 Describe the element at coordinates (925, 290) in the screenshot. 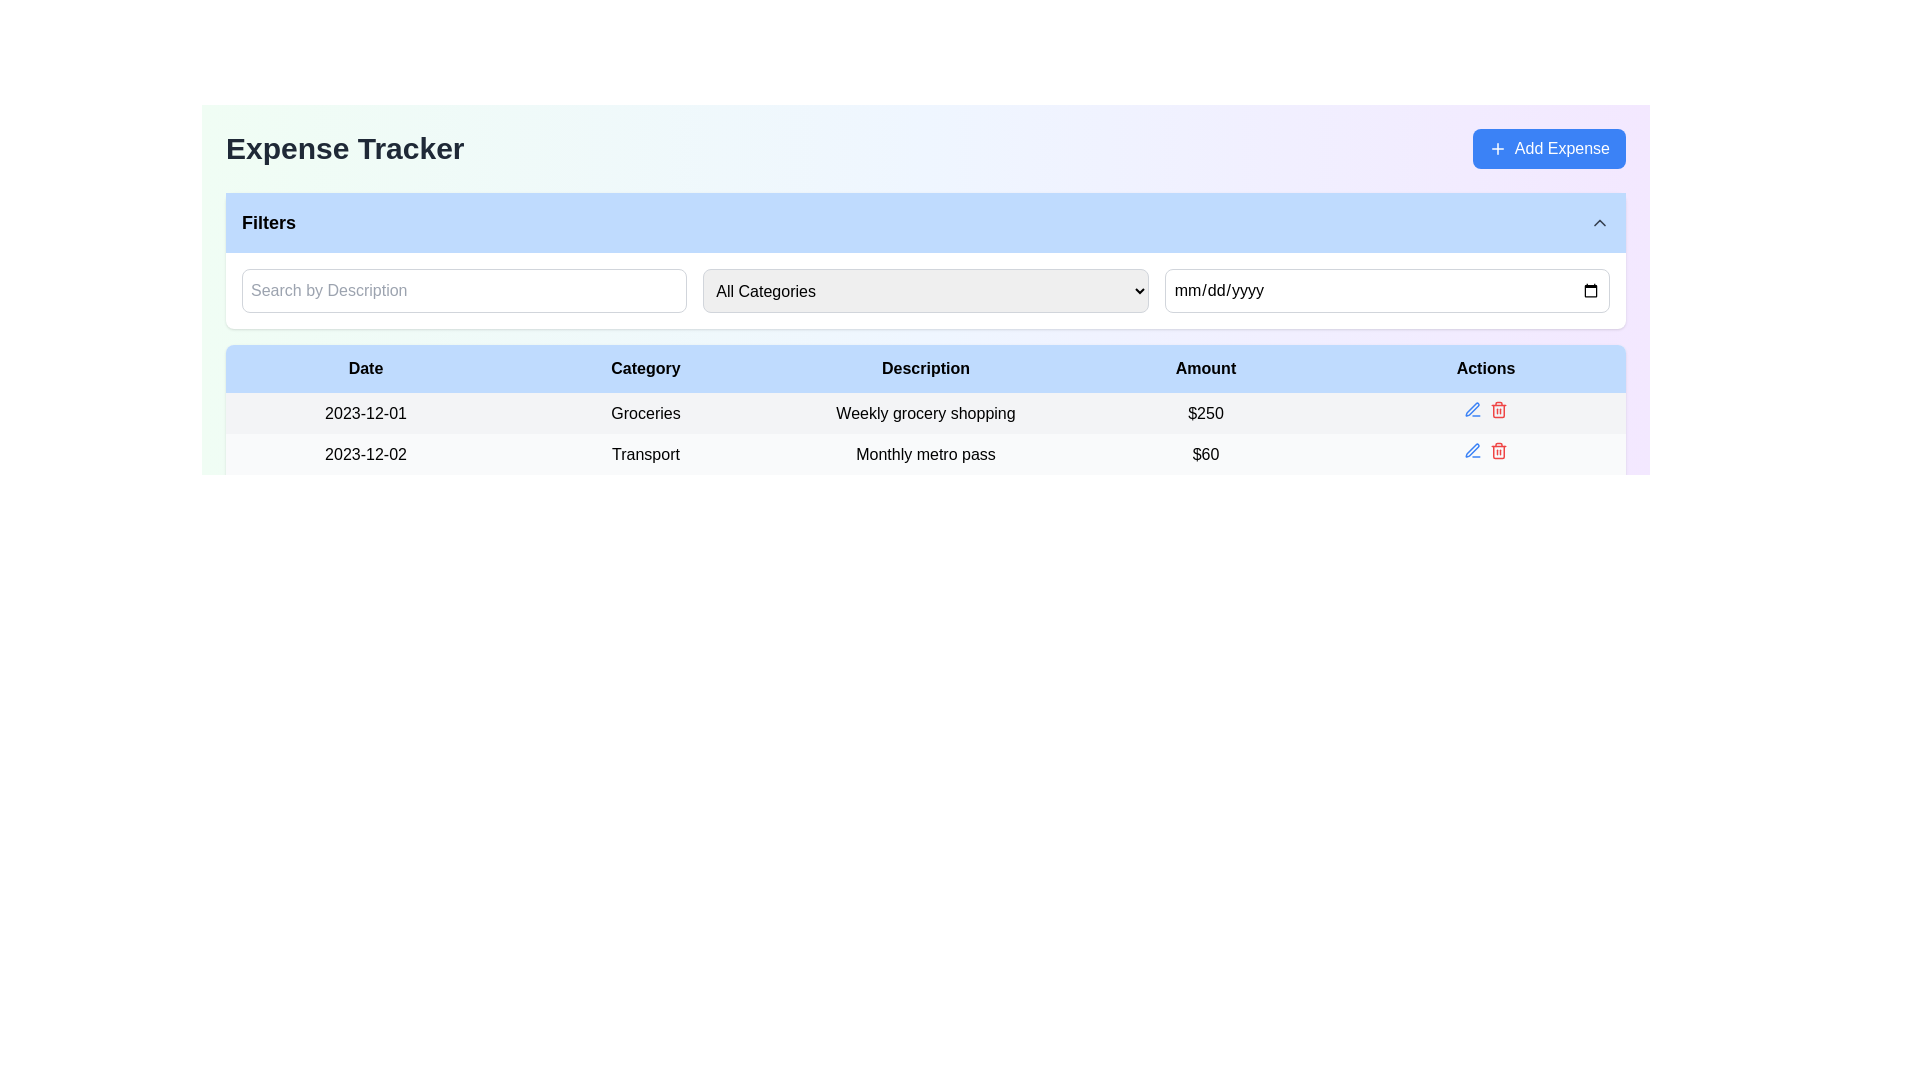

I see `the dropdown menu located centrally in the 'Filters' section` at that location.